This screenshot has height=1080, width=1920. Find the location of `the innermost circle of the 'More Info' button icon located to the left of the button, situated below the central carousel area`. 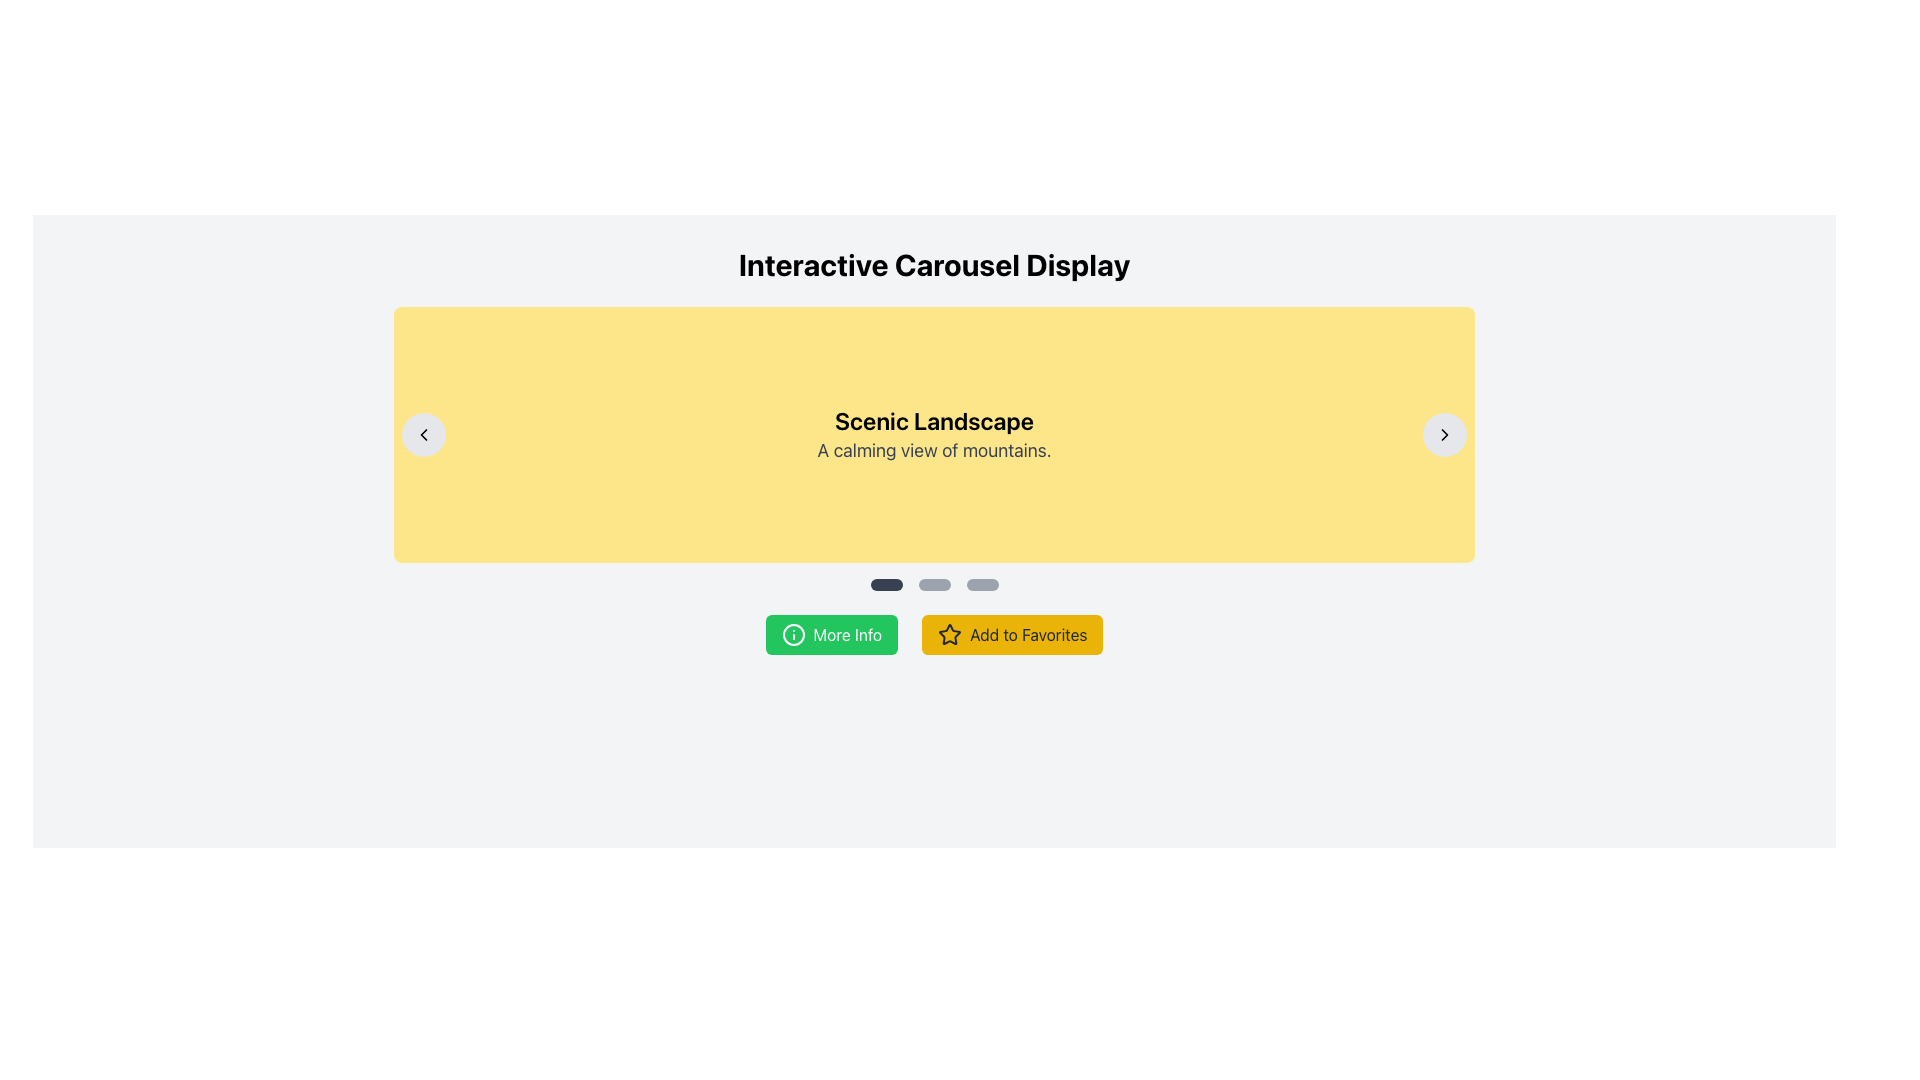

the innermost circle of the 'More Info' button icon located to the left of the button, situated below the central carousel area is located at coordinates (792, 635).